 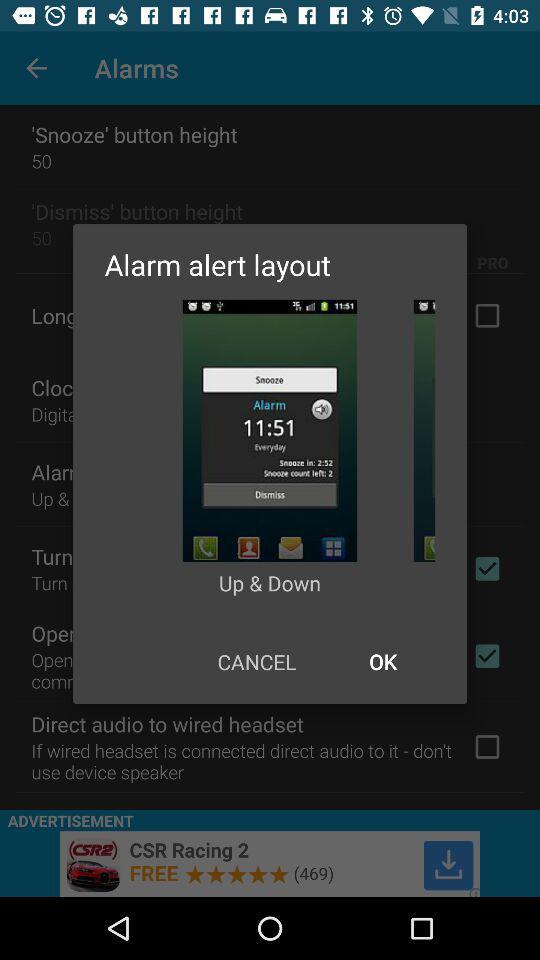 What do you see at coordinates (382, 661) in the screenshot?
I see `ok icon` at bounding box center [382, 661].